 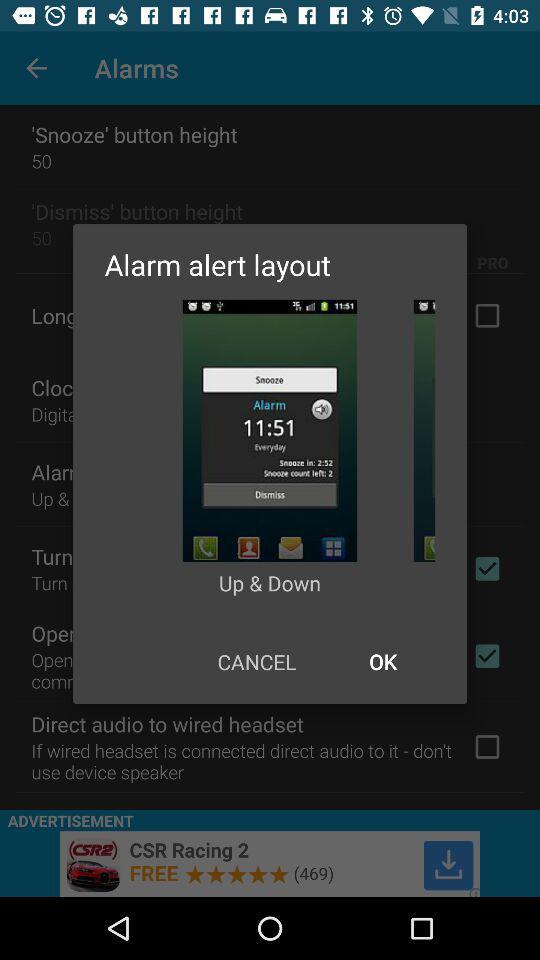 What do you see at coordinates (382, 661) in the screenshot?
I see `ok icon` at bounding box center [382, 661].